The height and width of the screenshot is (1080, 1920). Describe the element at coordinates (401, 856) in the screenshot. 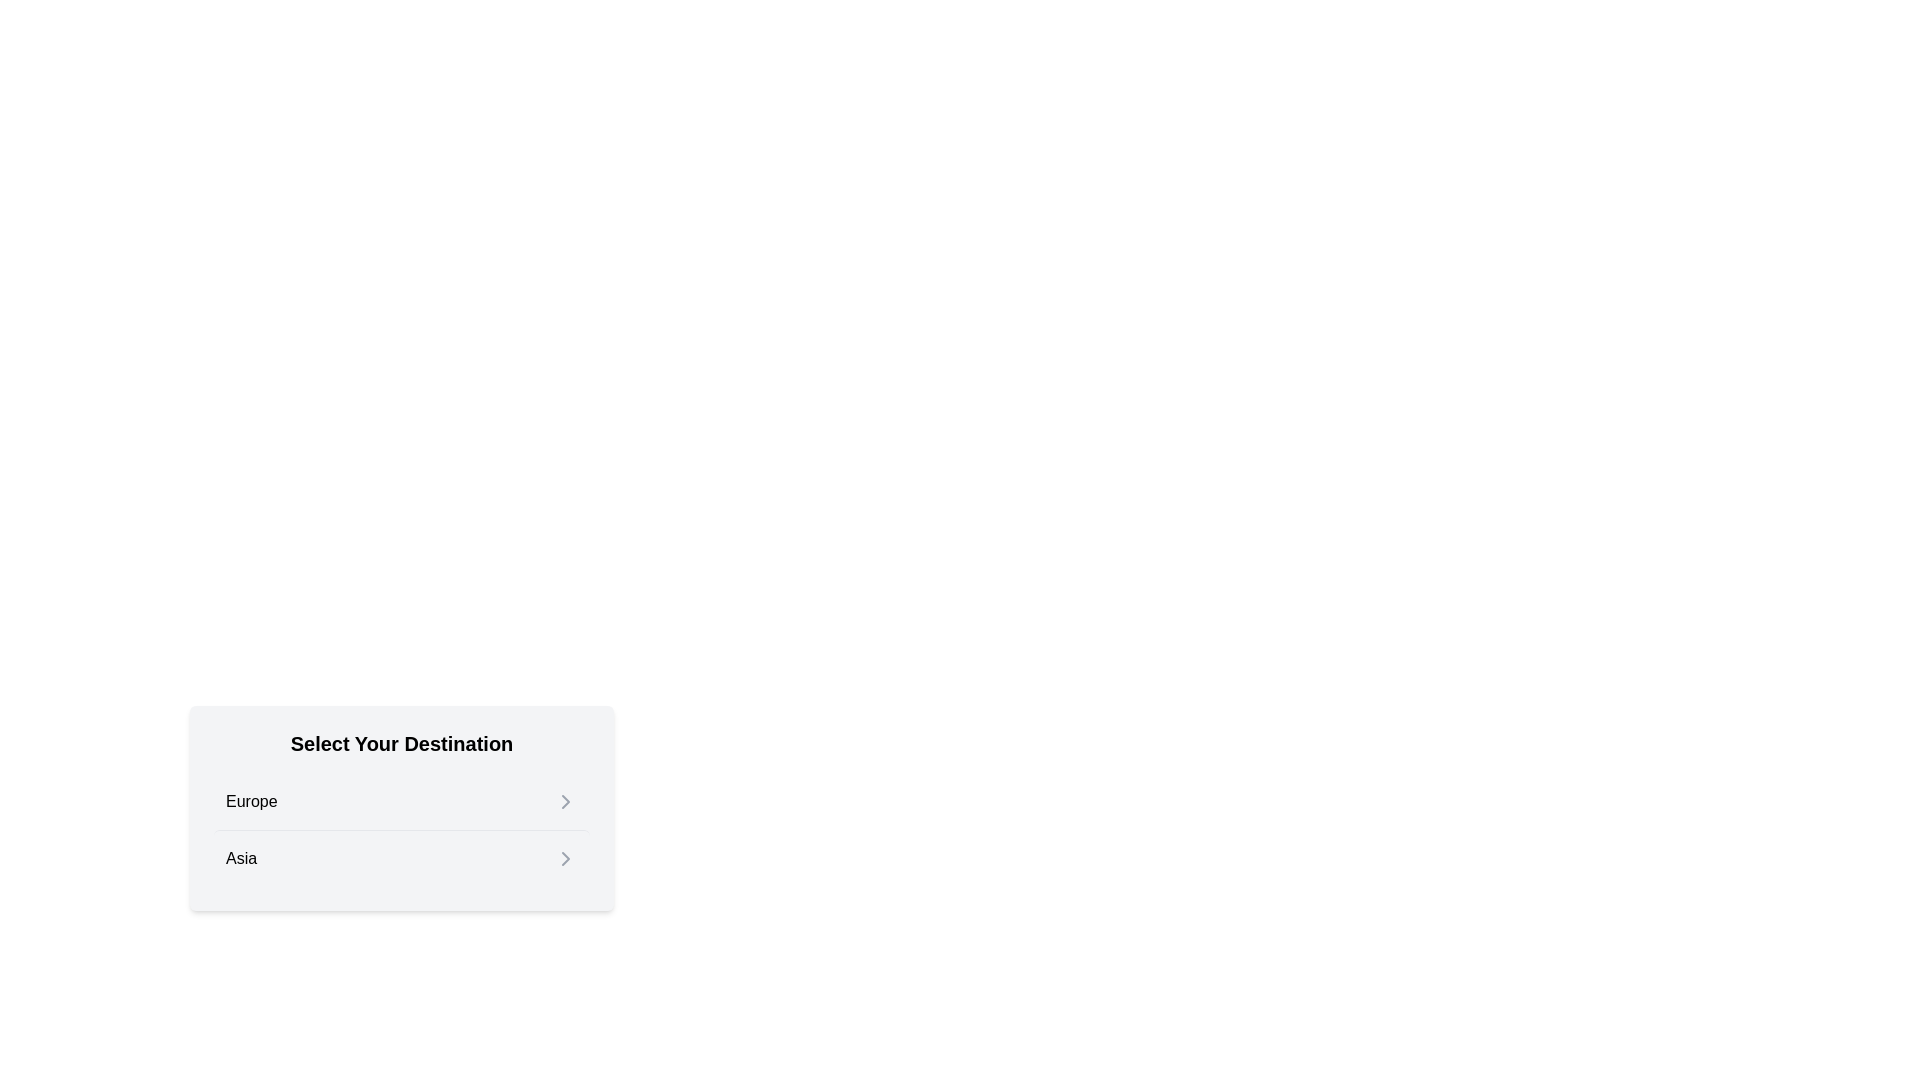

I see `the 'Asia' button-like list item located under 'Select Your Destination', which is the second item in the vertical list` at that location.